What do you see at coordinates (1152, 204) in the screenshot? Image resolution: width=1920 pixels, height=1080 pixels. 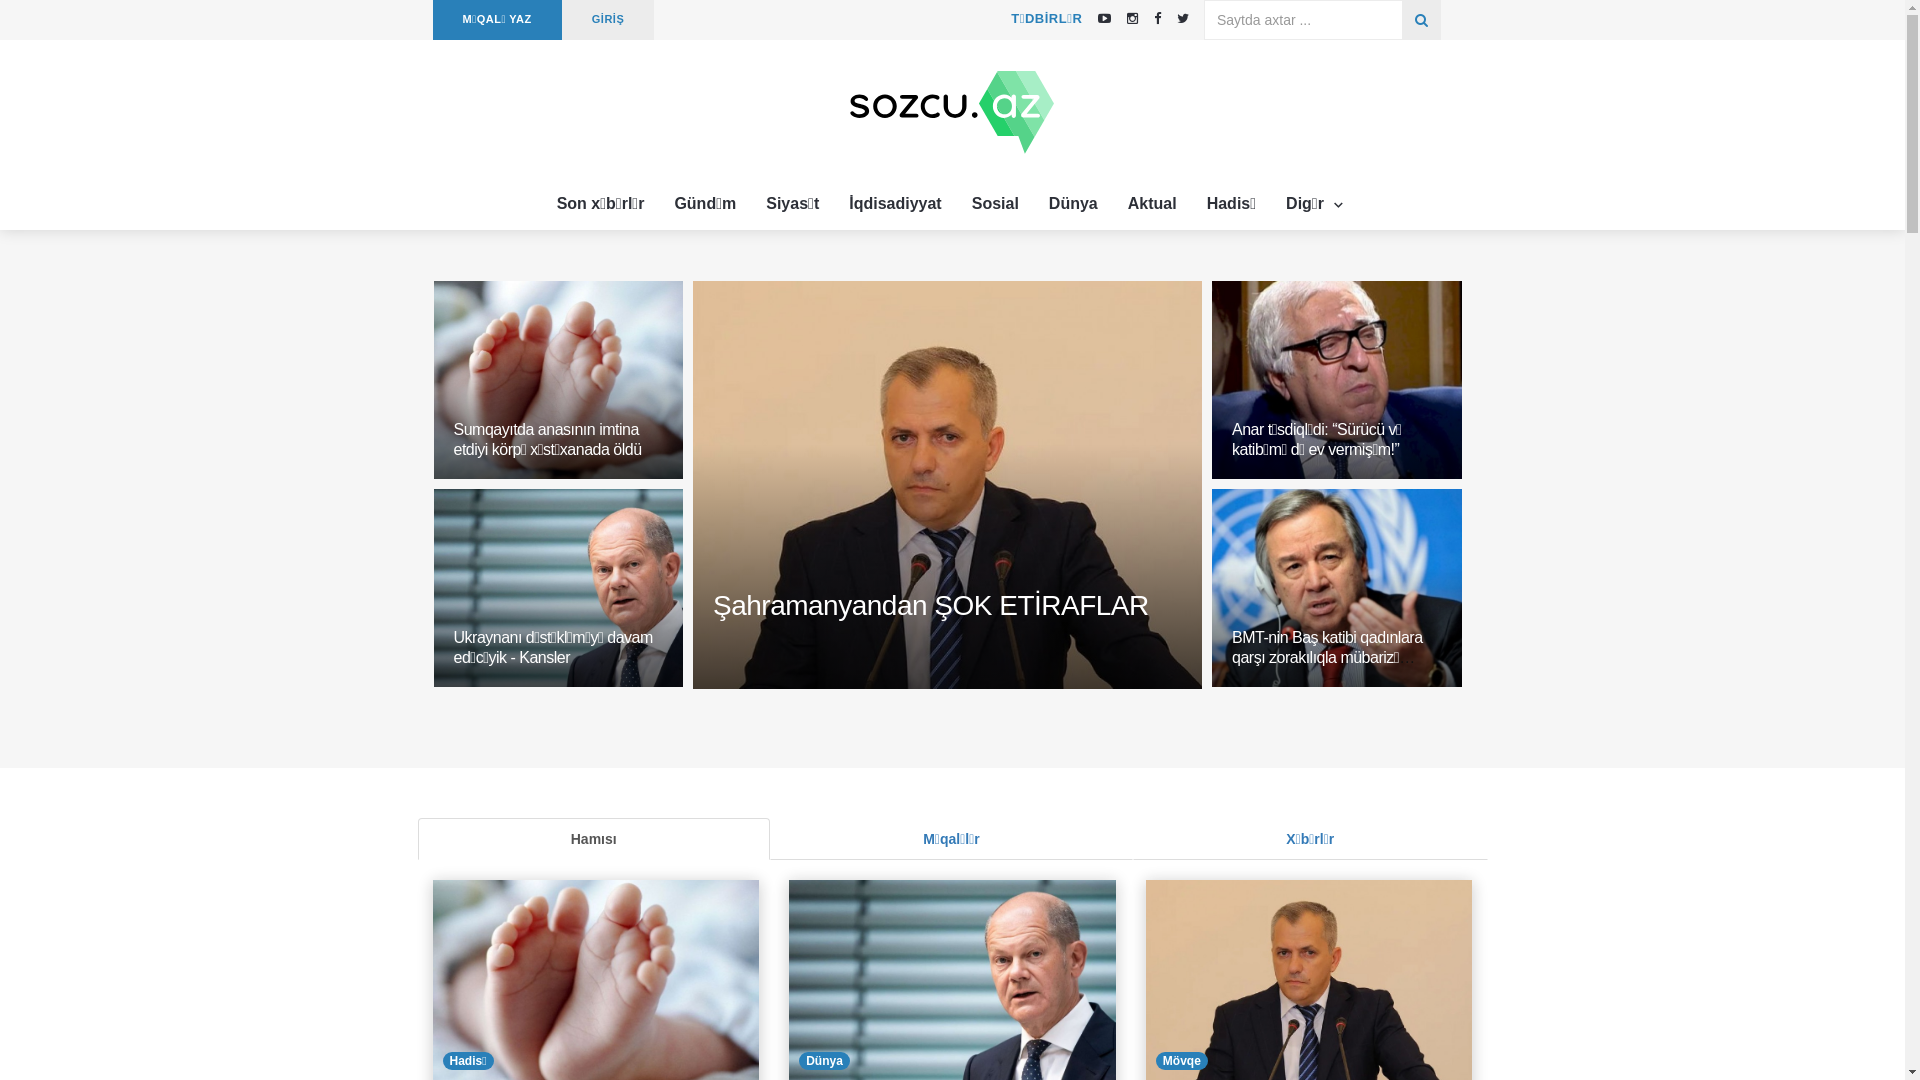 I see `'Aktual'` at bounding box center [1152, 204].